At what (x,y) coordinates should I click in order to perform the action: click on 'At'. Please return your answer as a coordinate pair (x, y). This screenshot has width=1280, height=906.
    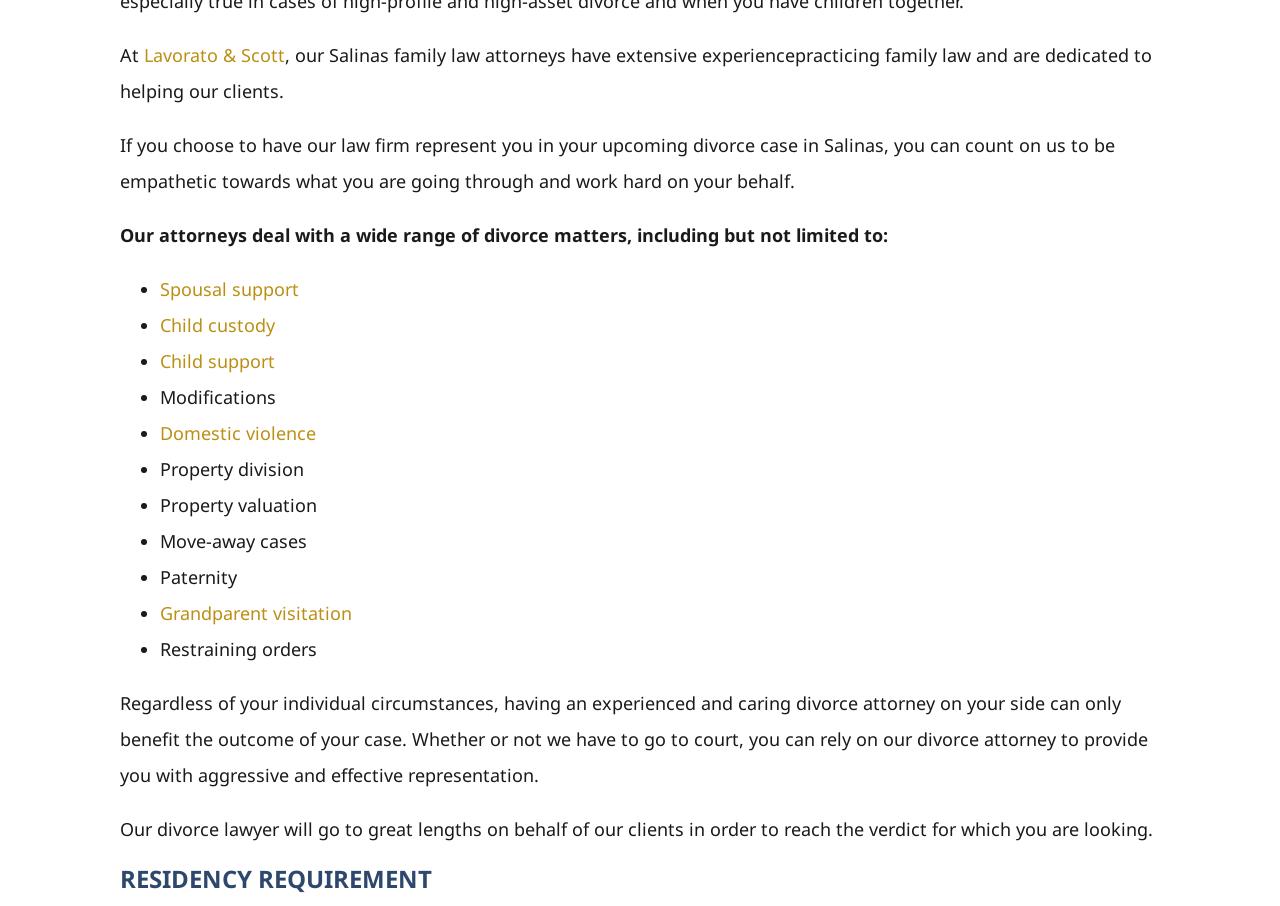
    Looking at the image, I should click on (130, 53).